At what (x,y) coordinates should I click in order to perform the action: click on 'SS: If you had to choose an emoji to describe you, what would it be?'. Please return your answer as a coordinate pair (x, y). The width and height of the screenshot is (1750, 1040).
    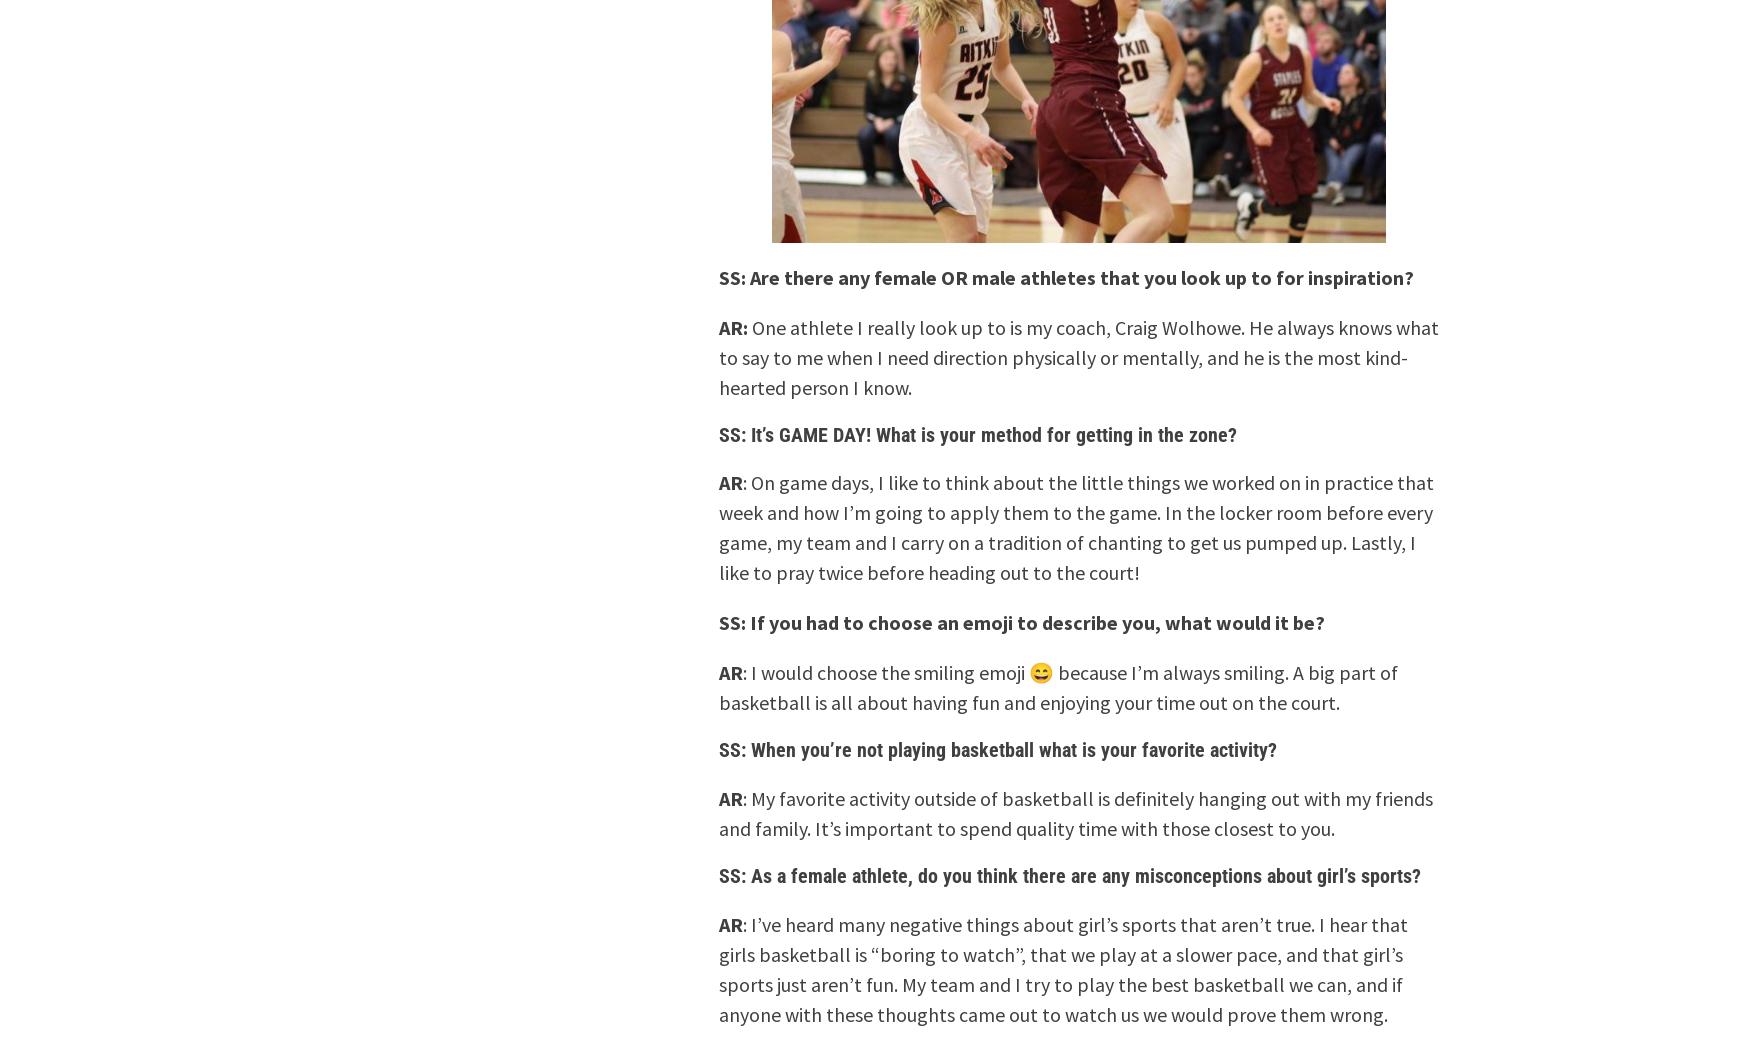
    Looking at the image, I should click on (719, 621).